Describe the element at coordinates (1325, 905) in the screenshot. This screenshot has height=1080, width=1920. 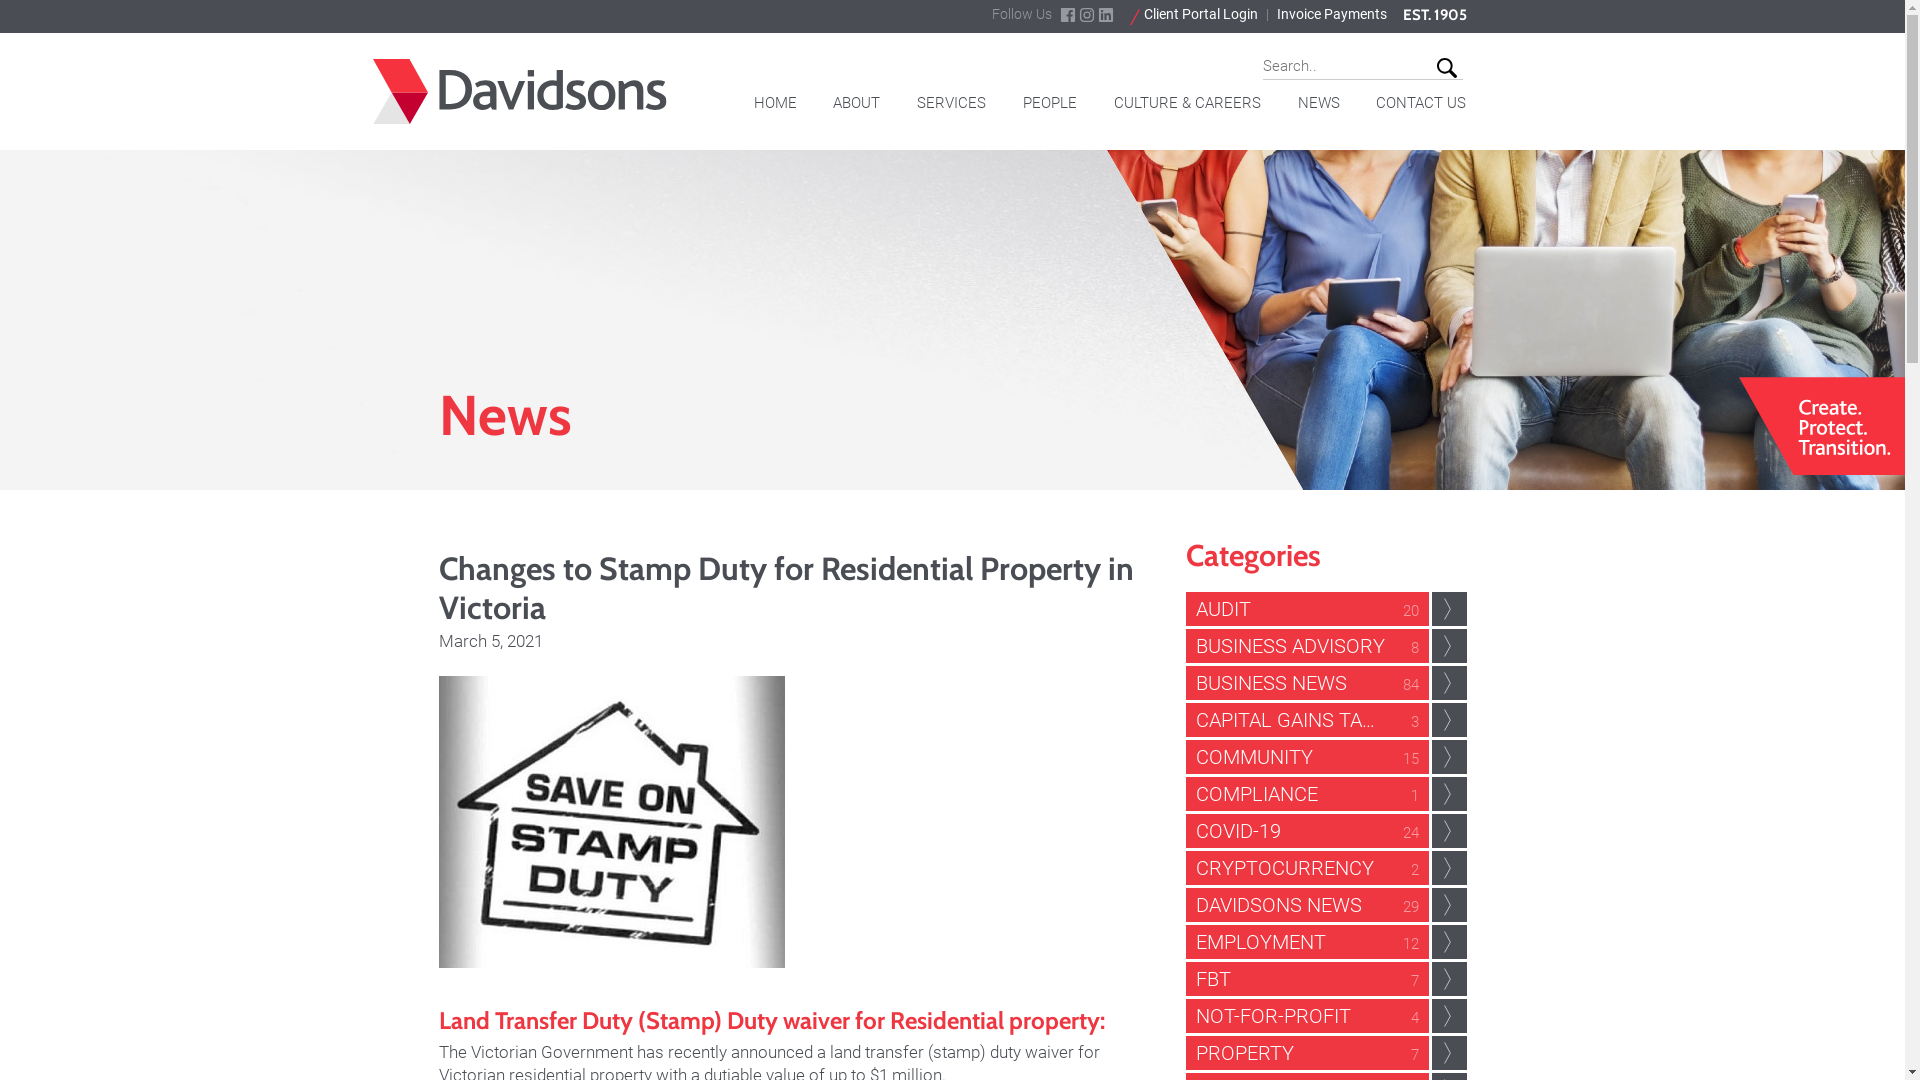
I see `'DAVIDSONS NEWS` at that location.